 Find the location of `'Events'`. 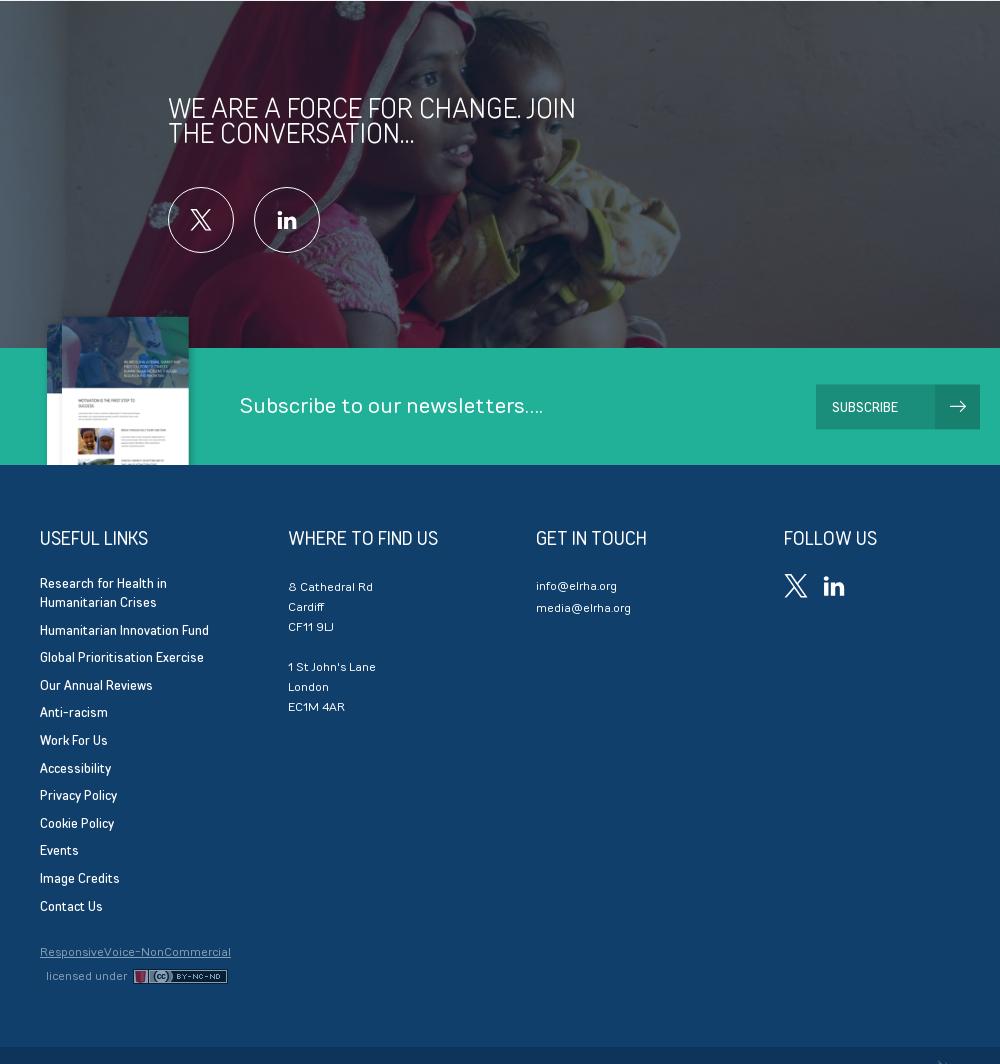

'Events' is located at coordinates (59, 850).